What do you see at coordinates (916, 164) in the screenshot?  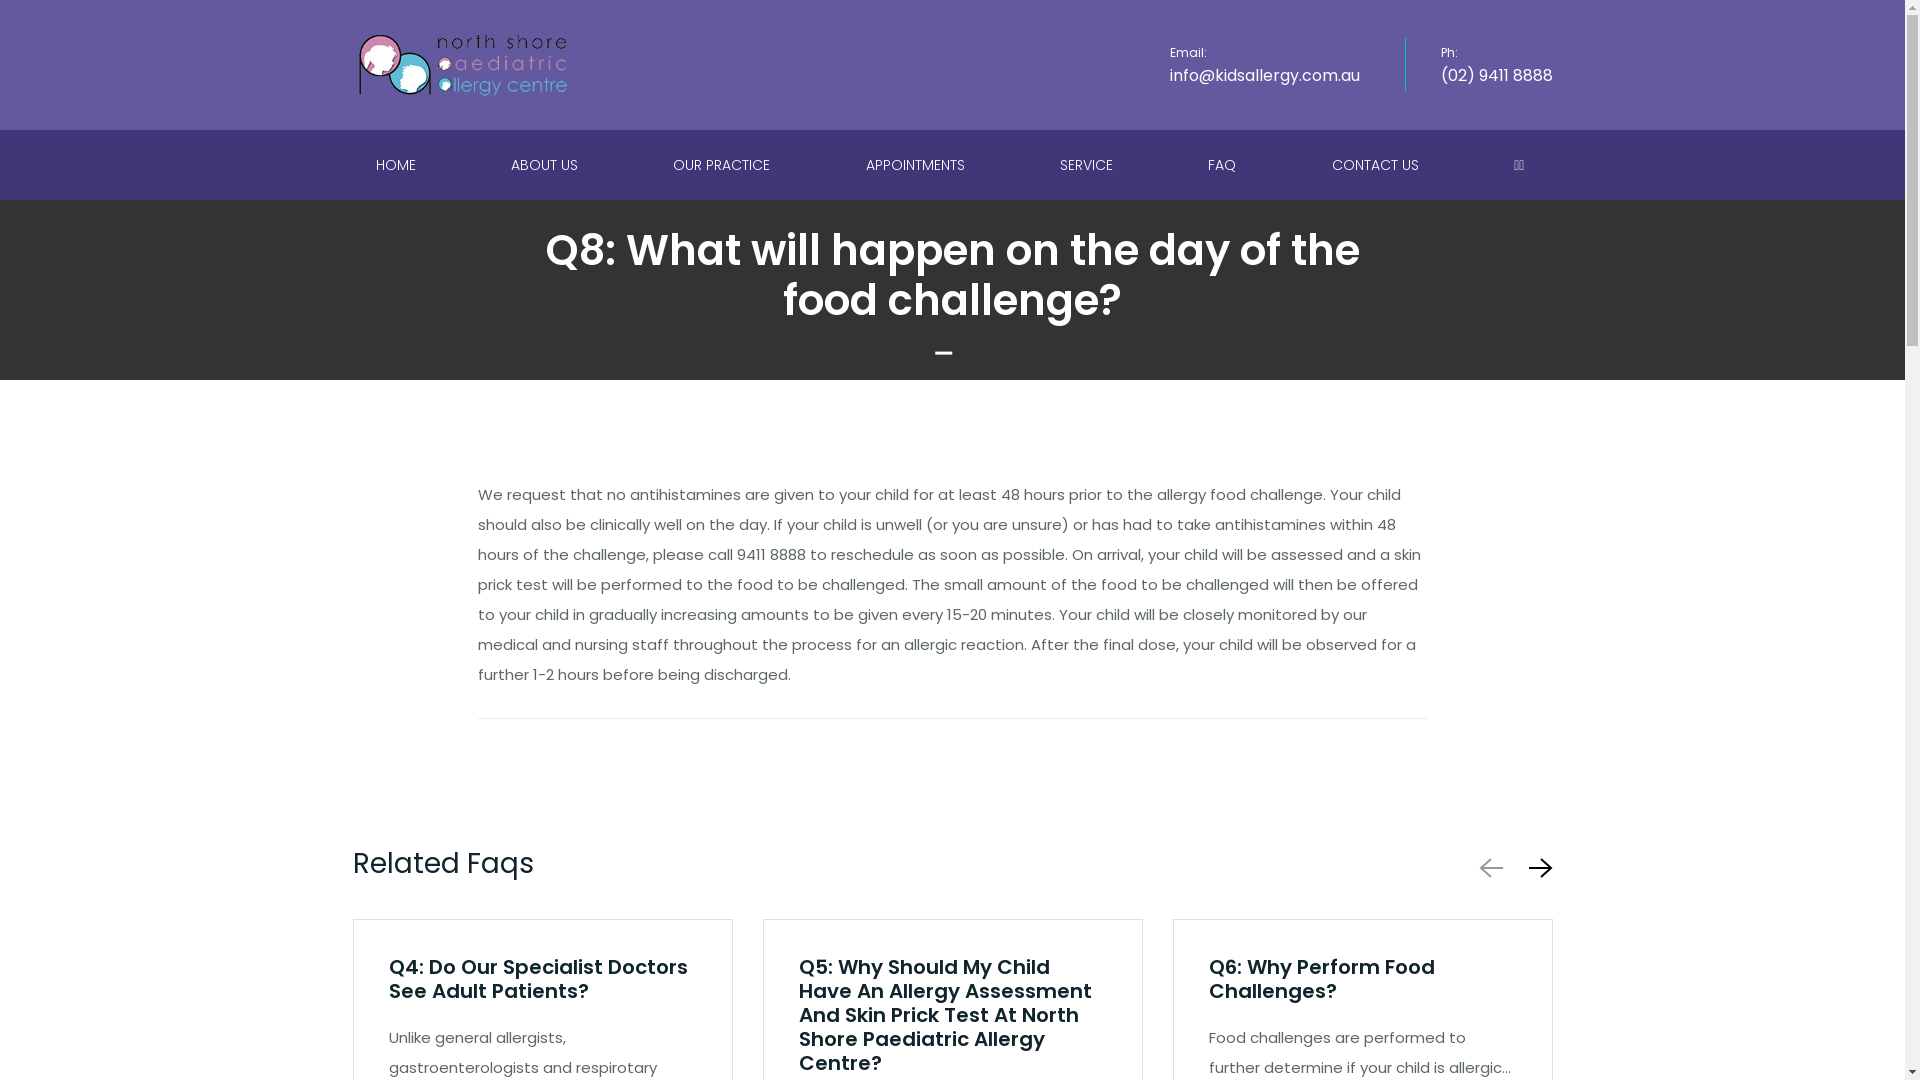 I see `'APPOINTMENTS'` at bounding box center [916, 164].